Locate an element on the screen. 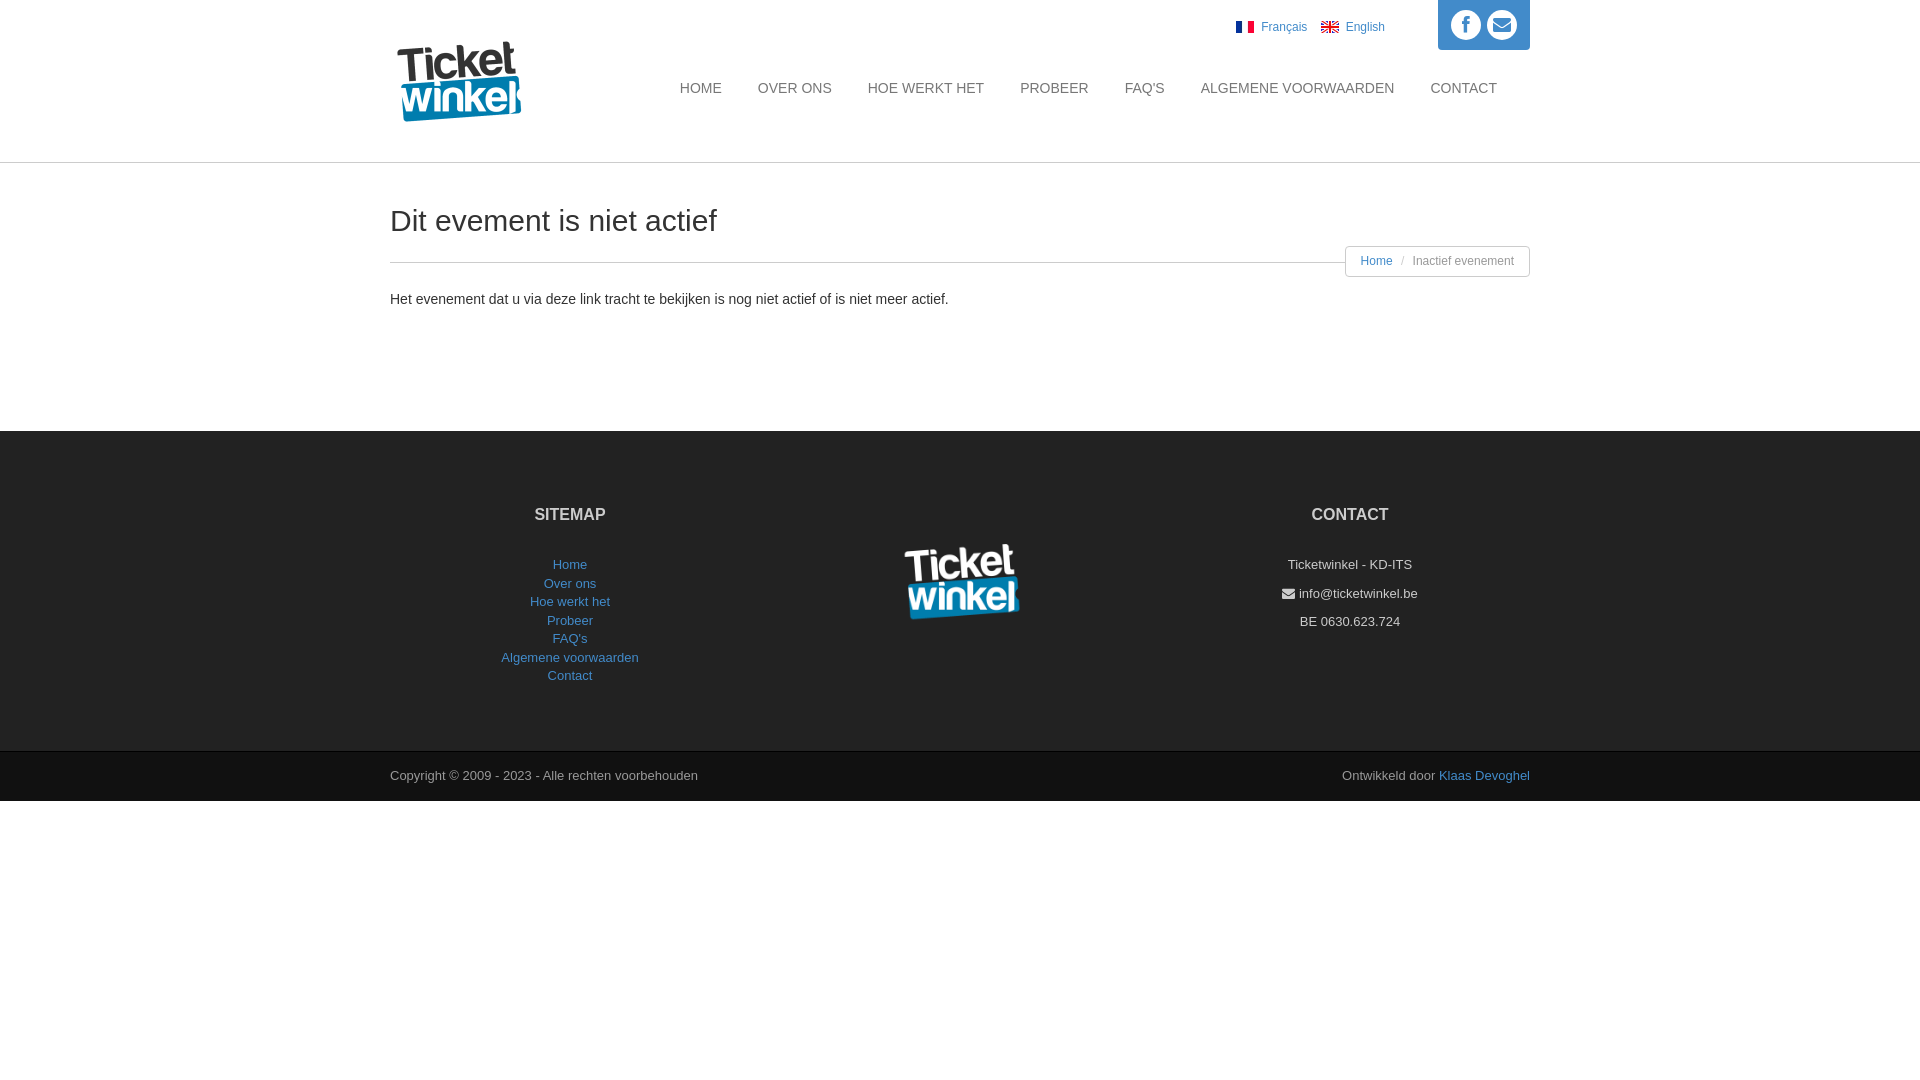 The height and width of the screenshot is (1080, 1920). 'Klaas Devoghel' is located at coordinates (1484, 774).